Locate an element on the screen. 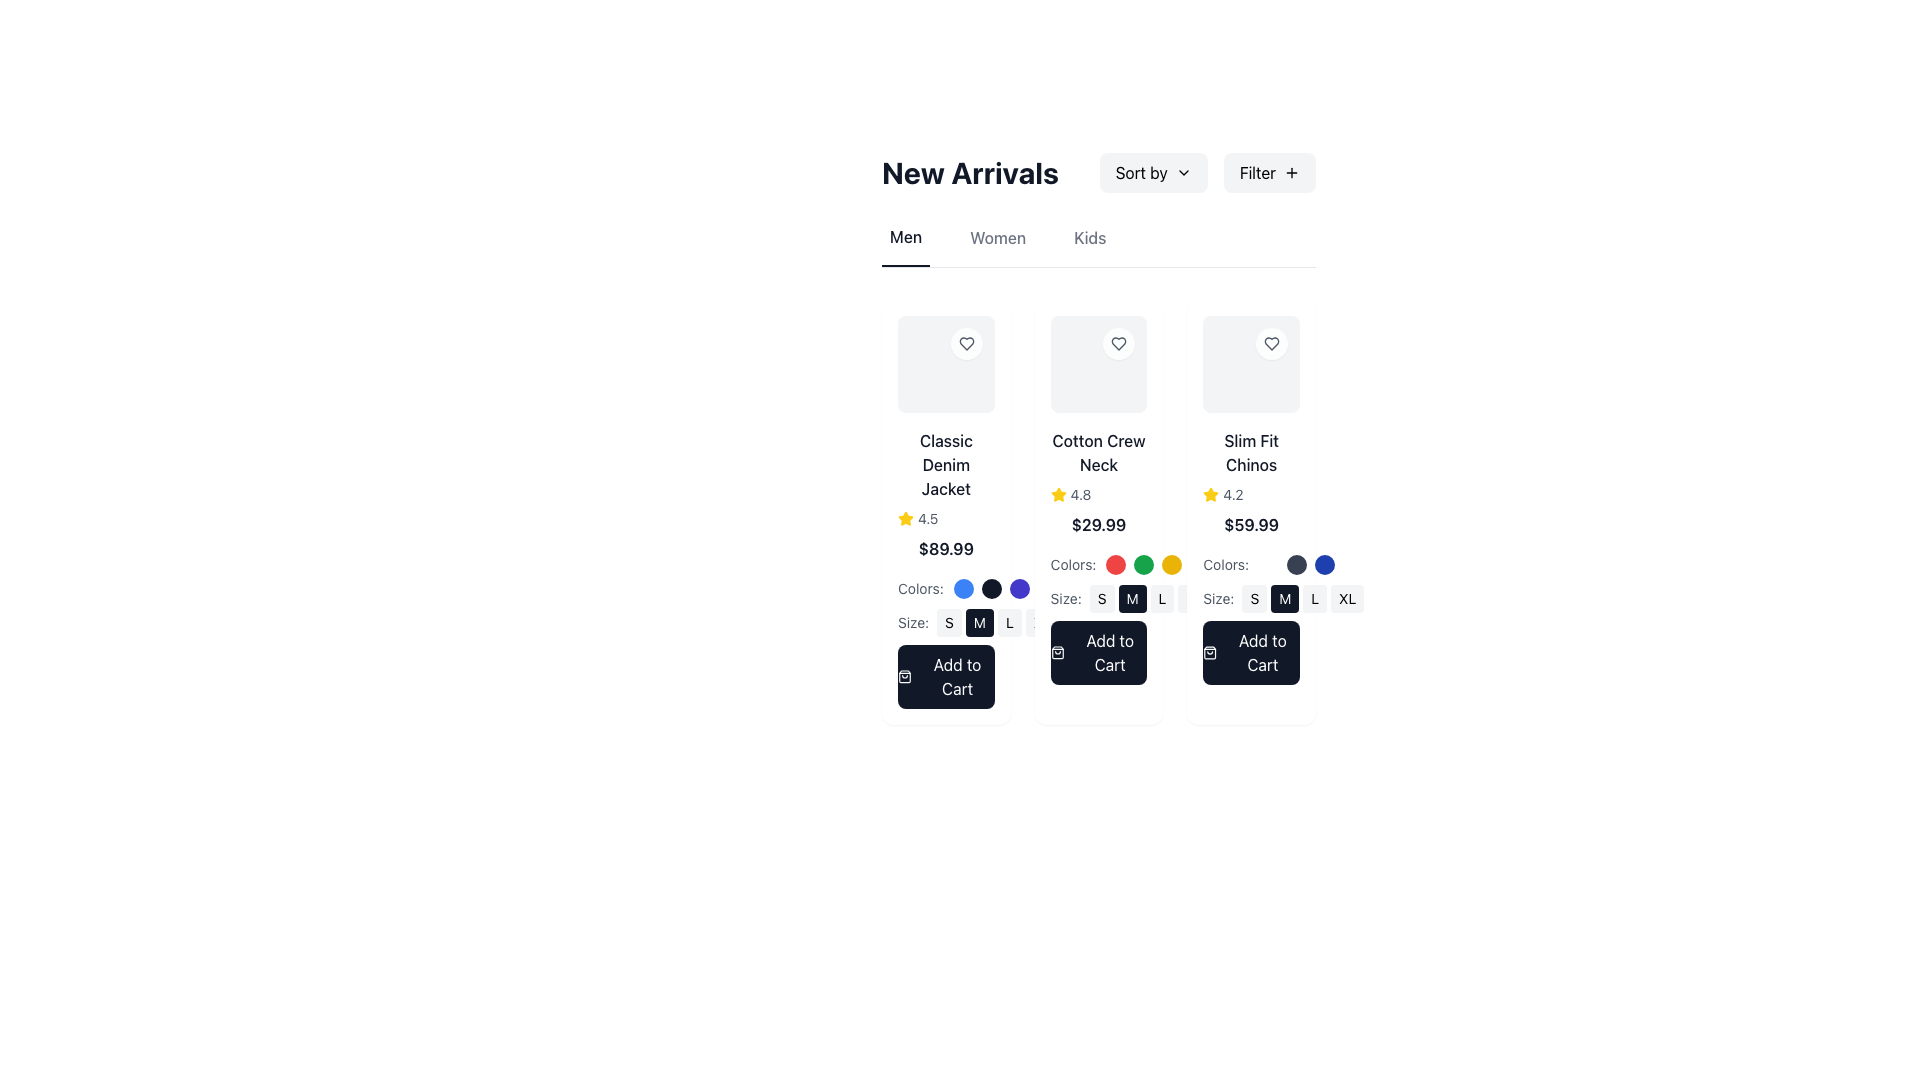 This screenshot has height=1080, width=1920. the heart-shaped icon button located inside a rounded white background in the third product card of the 'New Arrivals' section to change its color from gray to red is located at coordinates (1271, 342).